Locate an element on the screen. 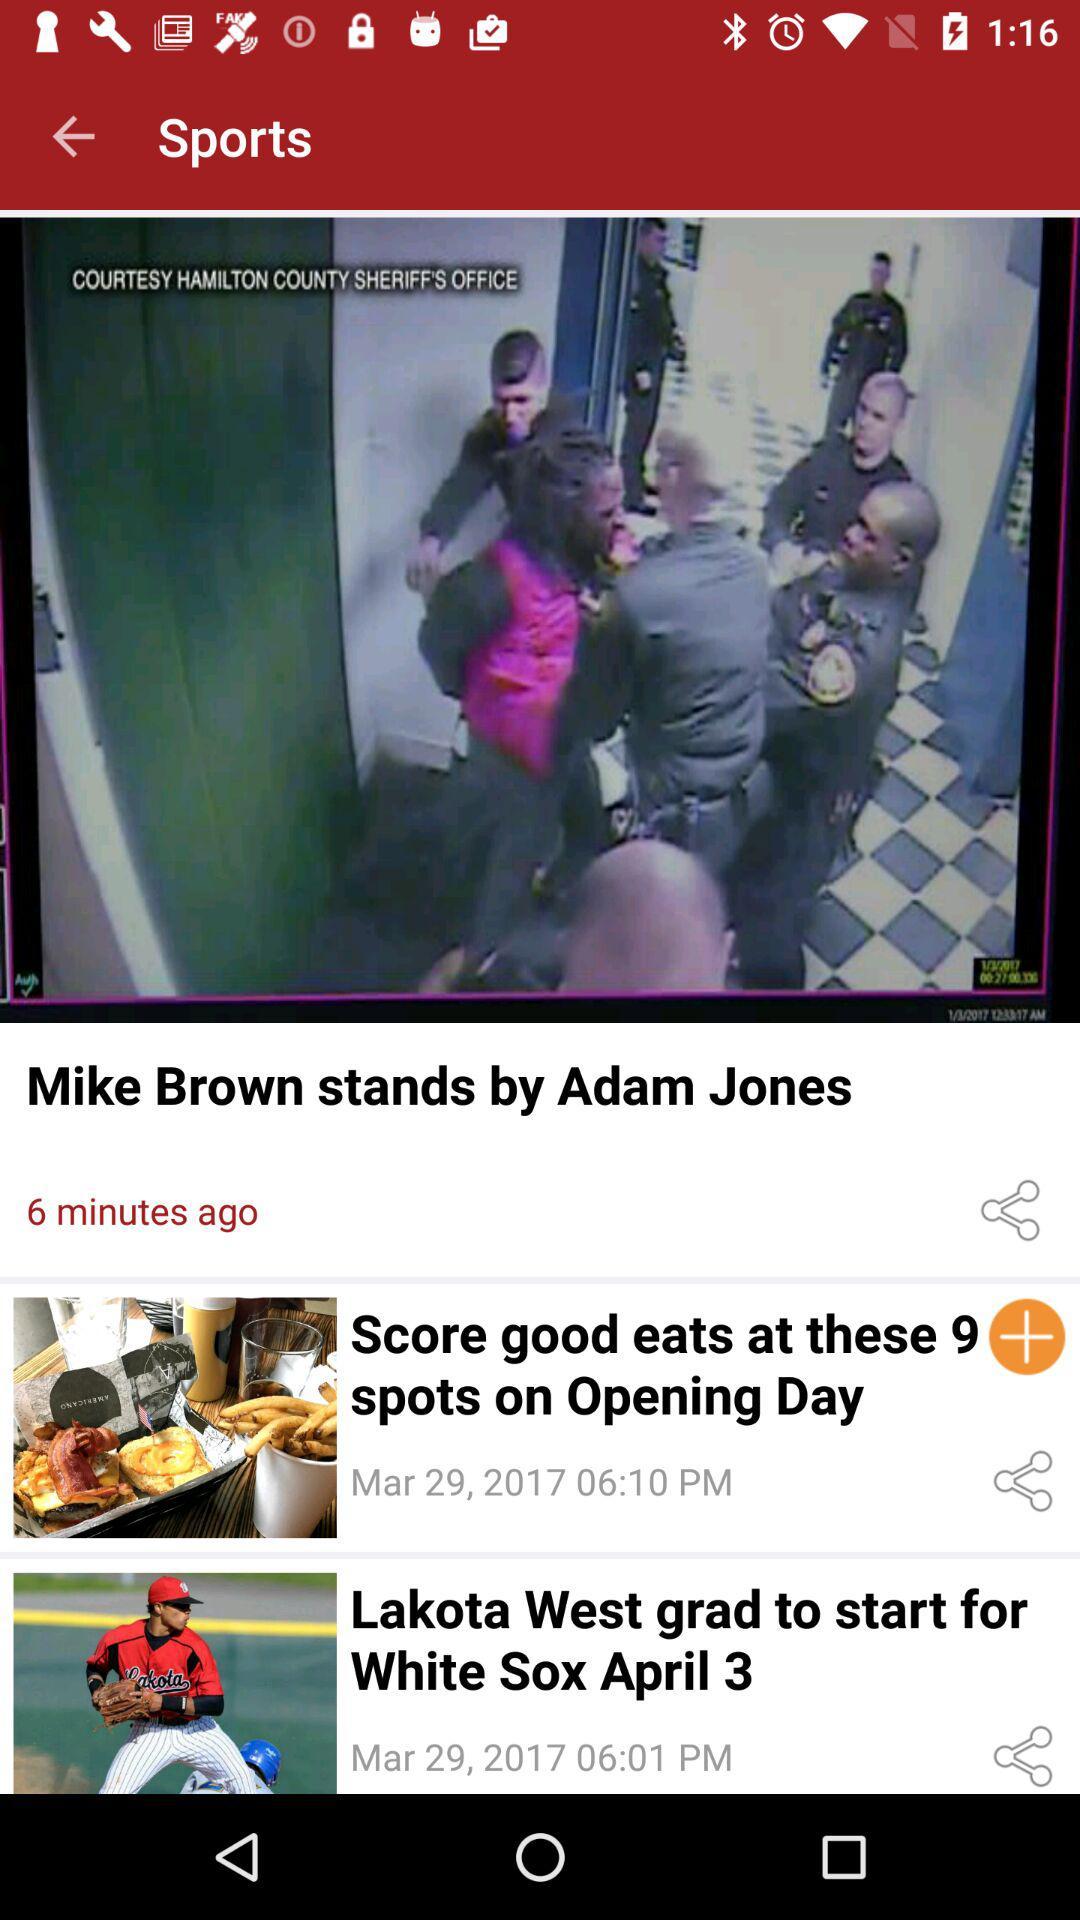  share the article is located at coordinates (1014, 1209).